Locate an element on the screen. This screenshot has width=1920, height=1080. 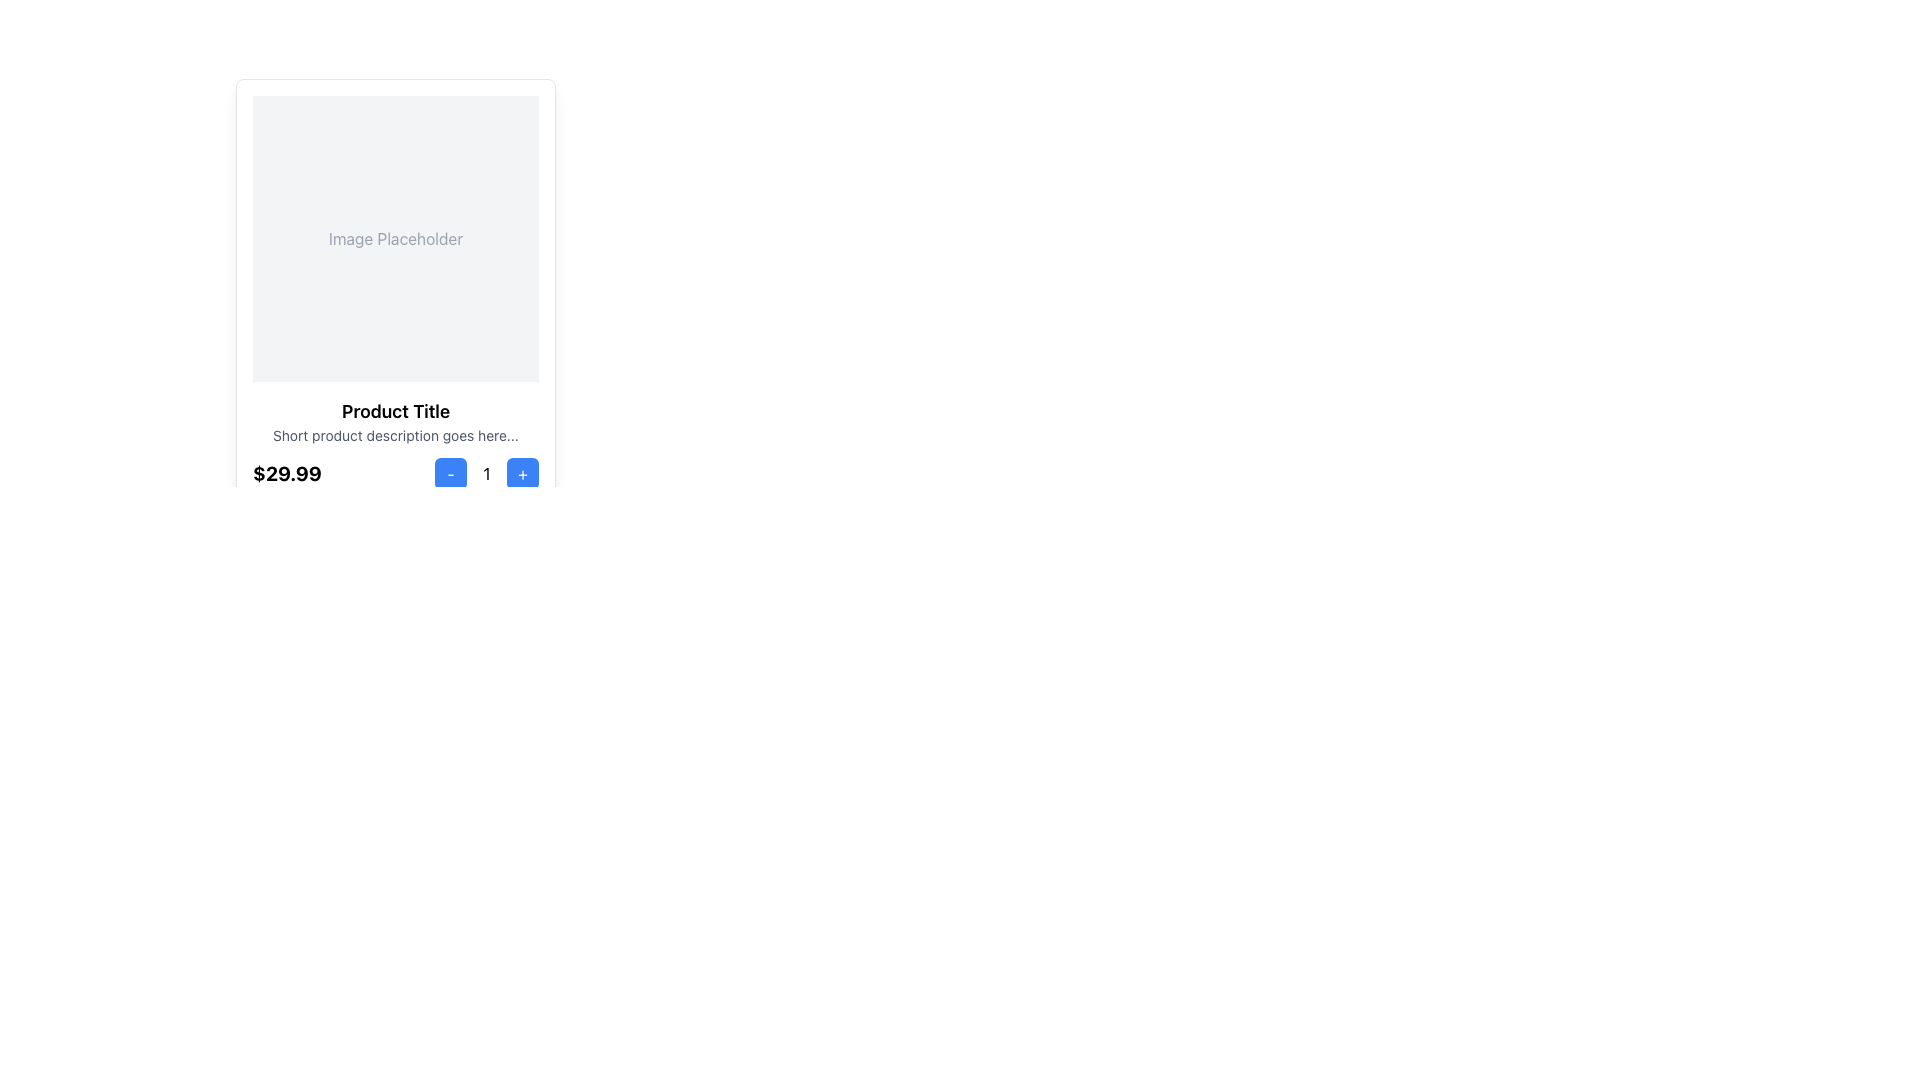
the square button with a '+' symbol in white against a blue background, which is located near the bottom of a product card is located at coordinates (523, 474).